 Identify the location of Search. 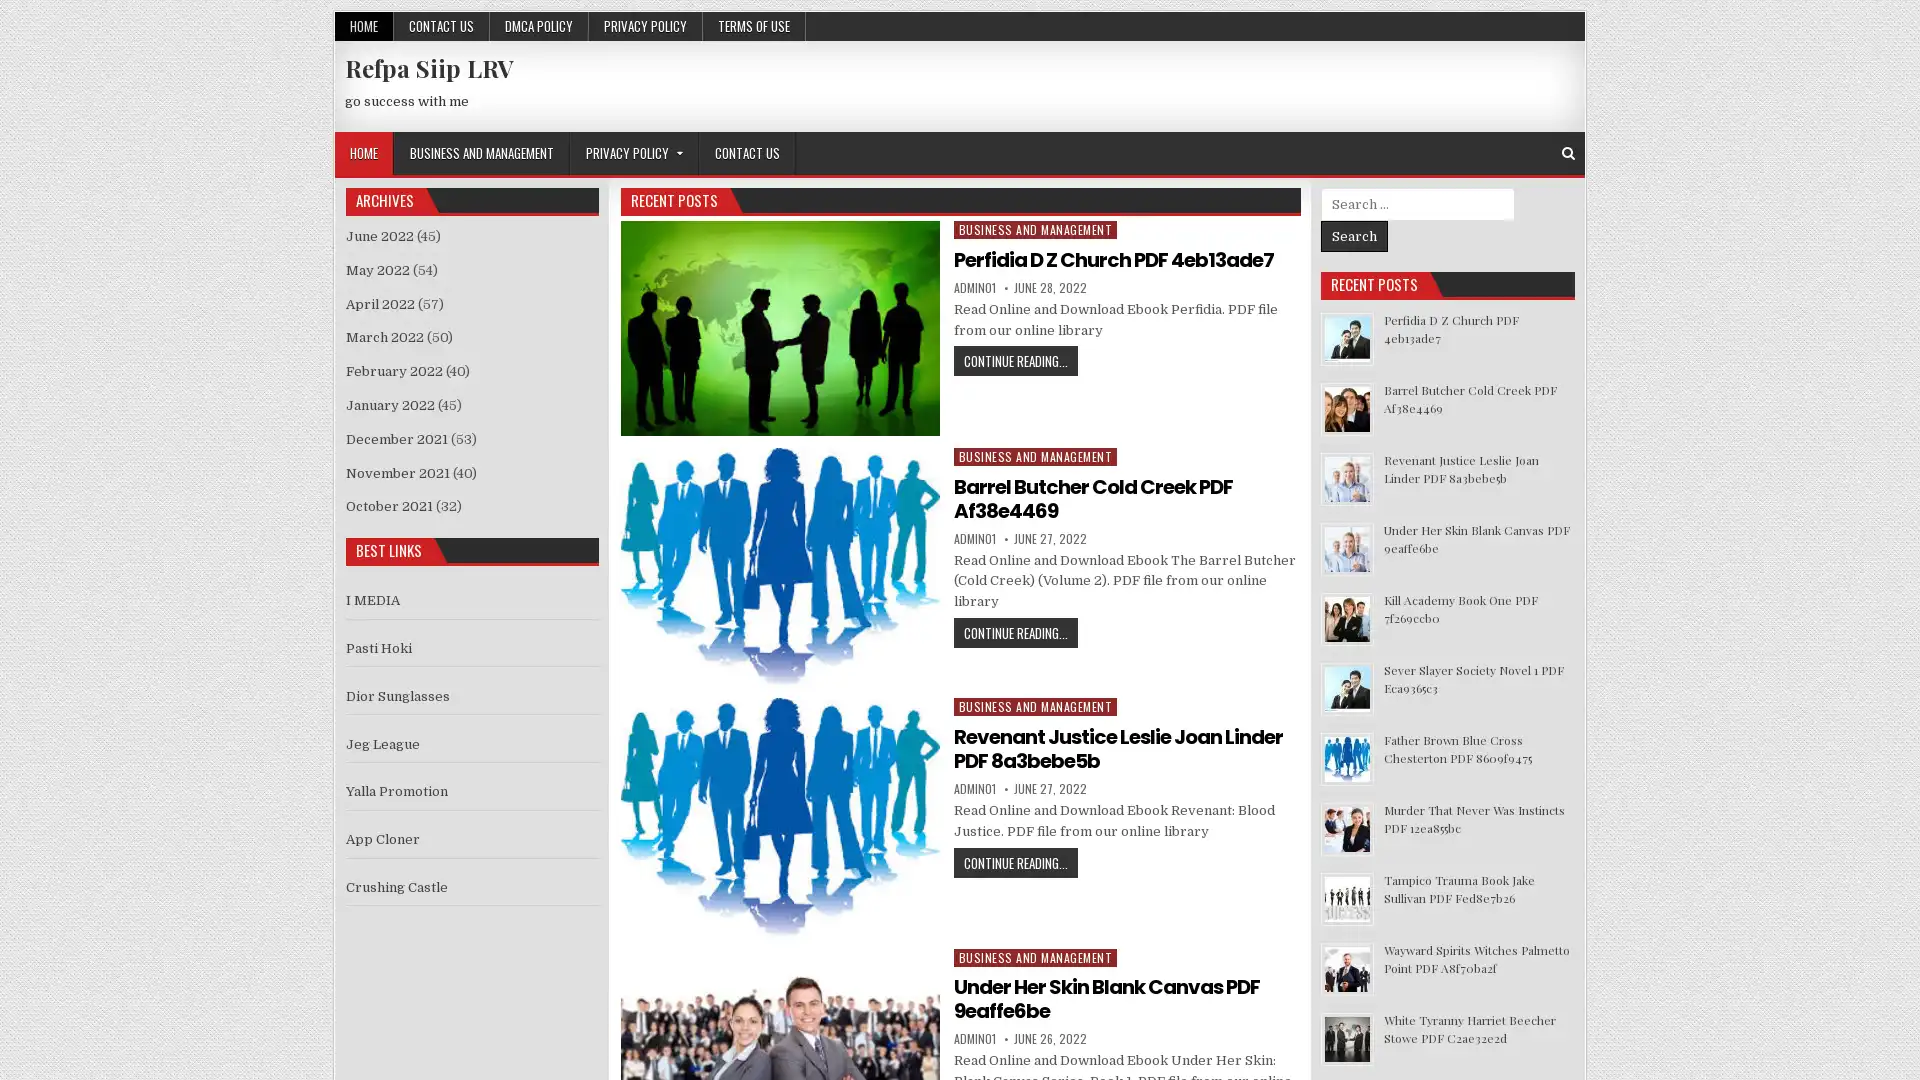
(1354, 235).